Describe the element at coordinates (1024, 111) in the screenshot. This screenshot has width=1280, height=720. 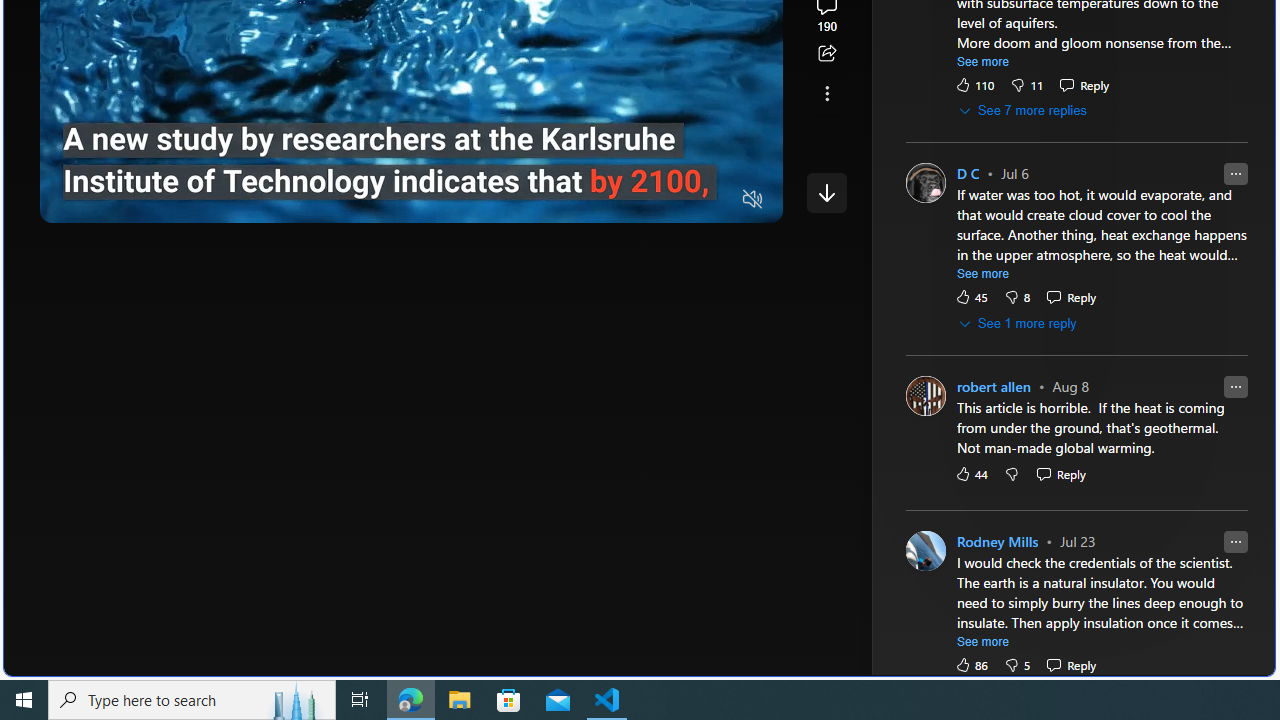
I see `'See 7 more replies'` at that location.